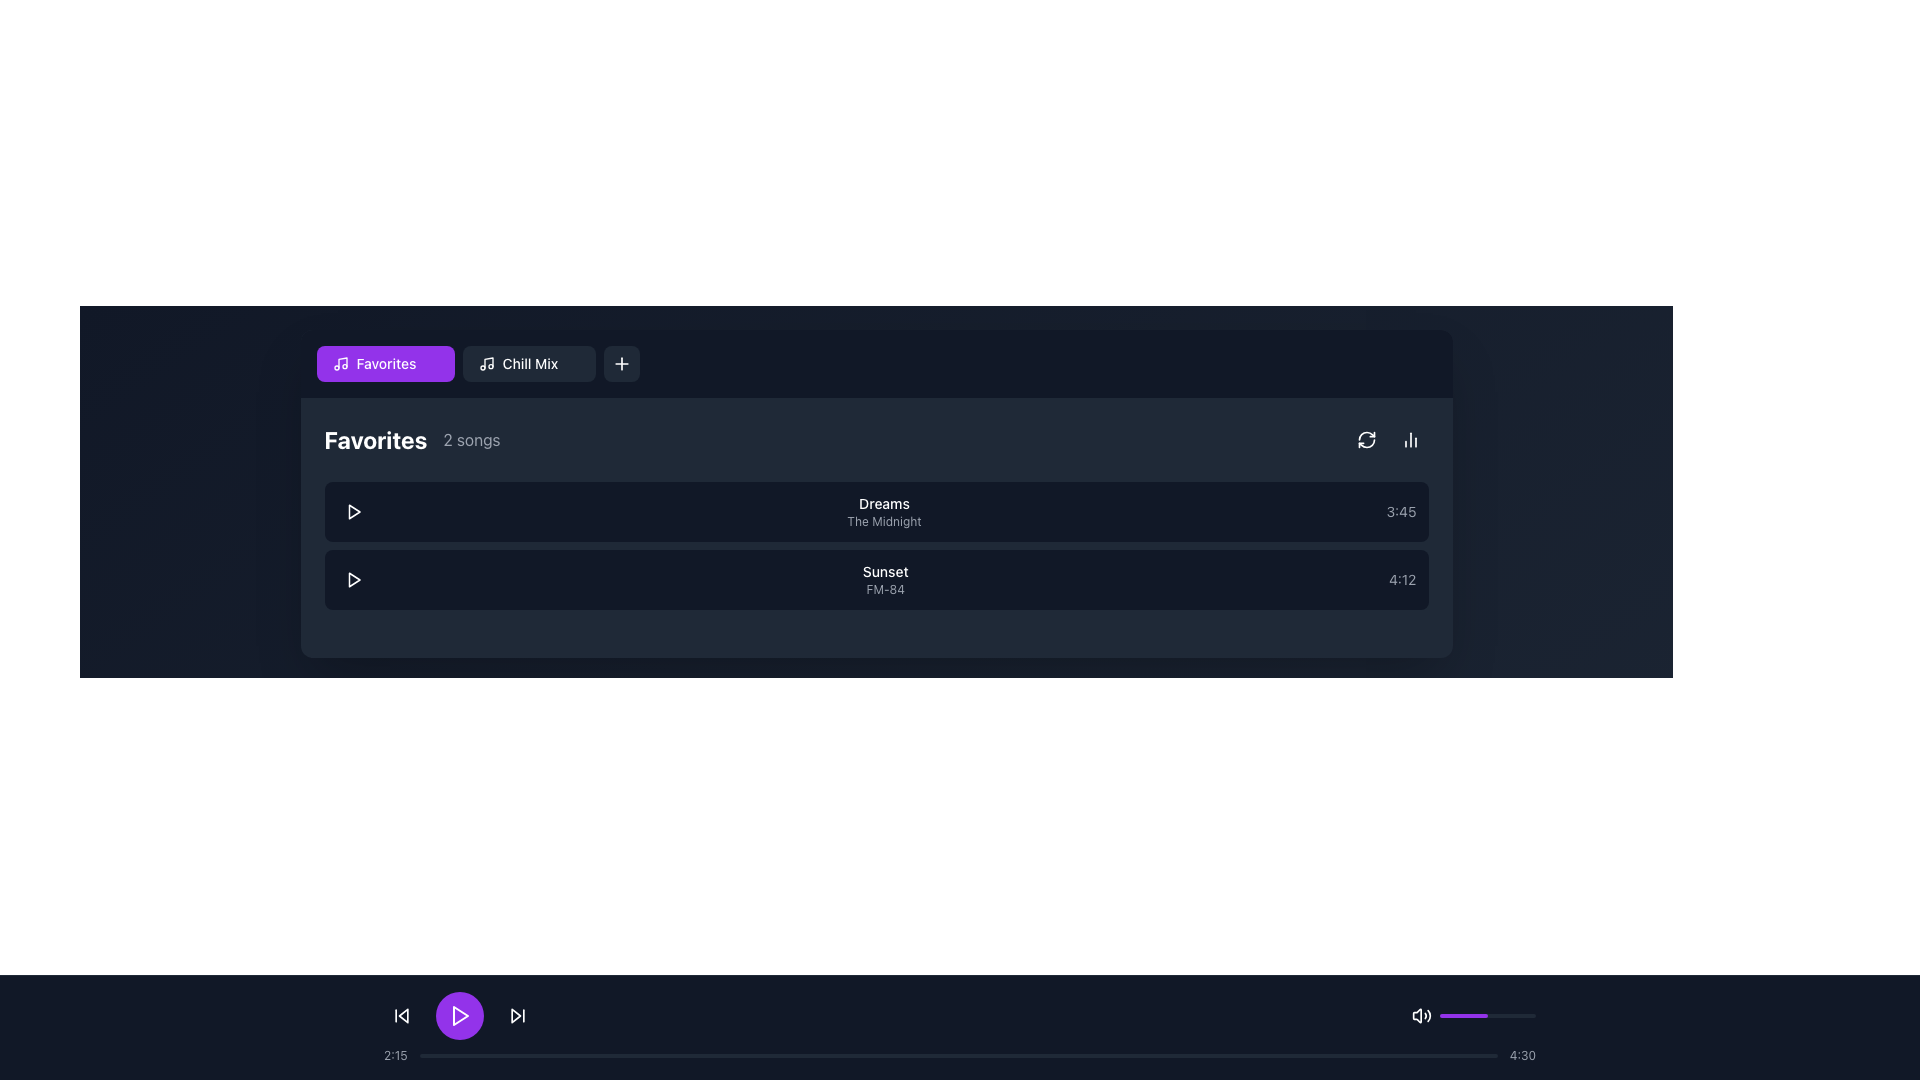 The image size is (1920, 1080). Describe the element at coordinates (1482, 1015) in the screenshot. I see `the volume slider` at that location.